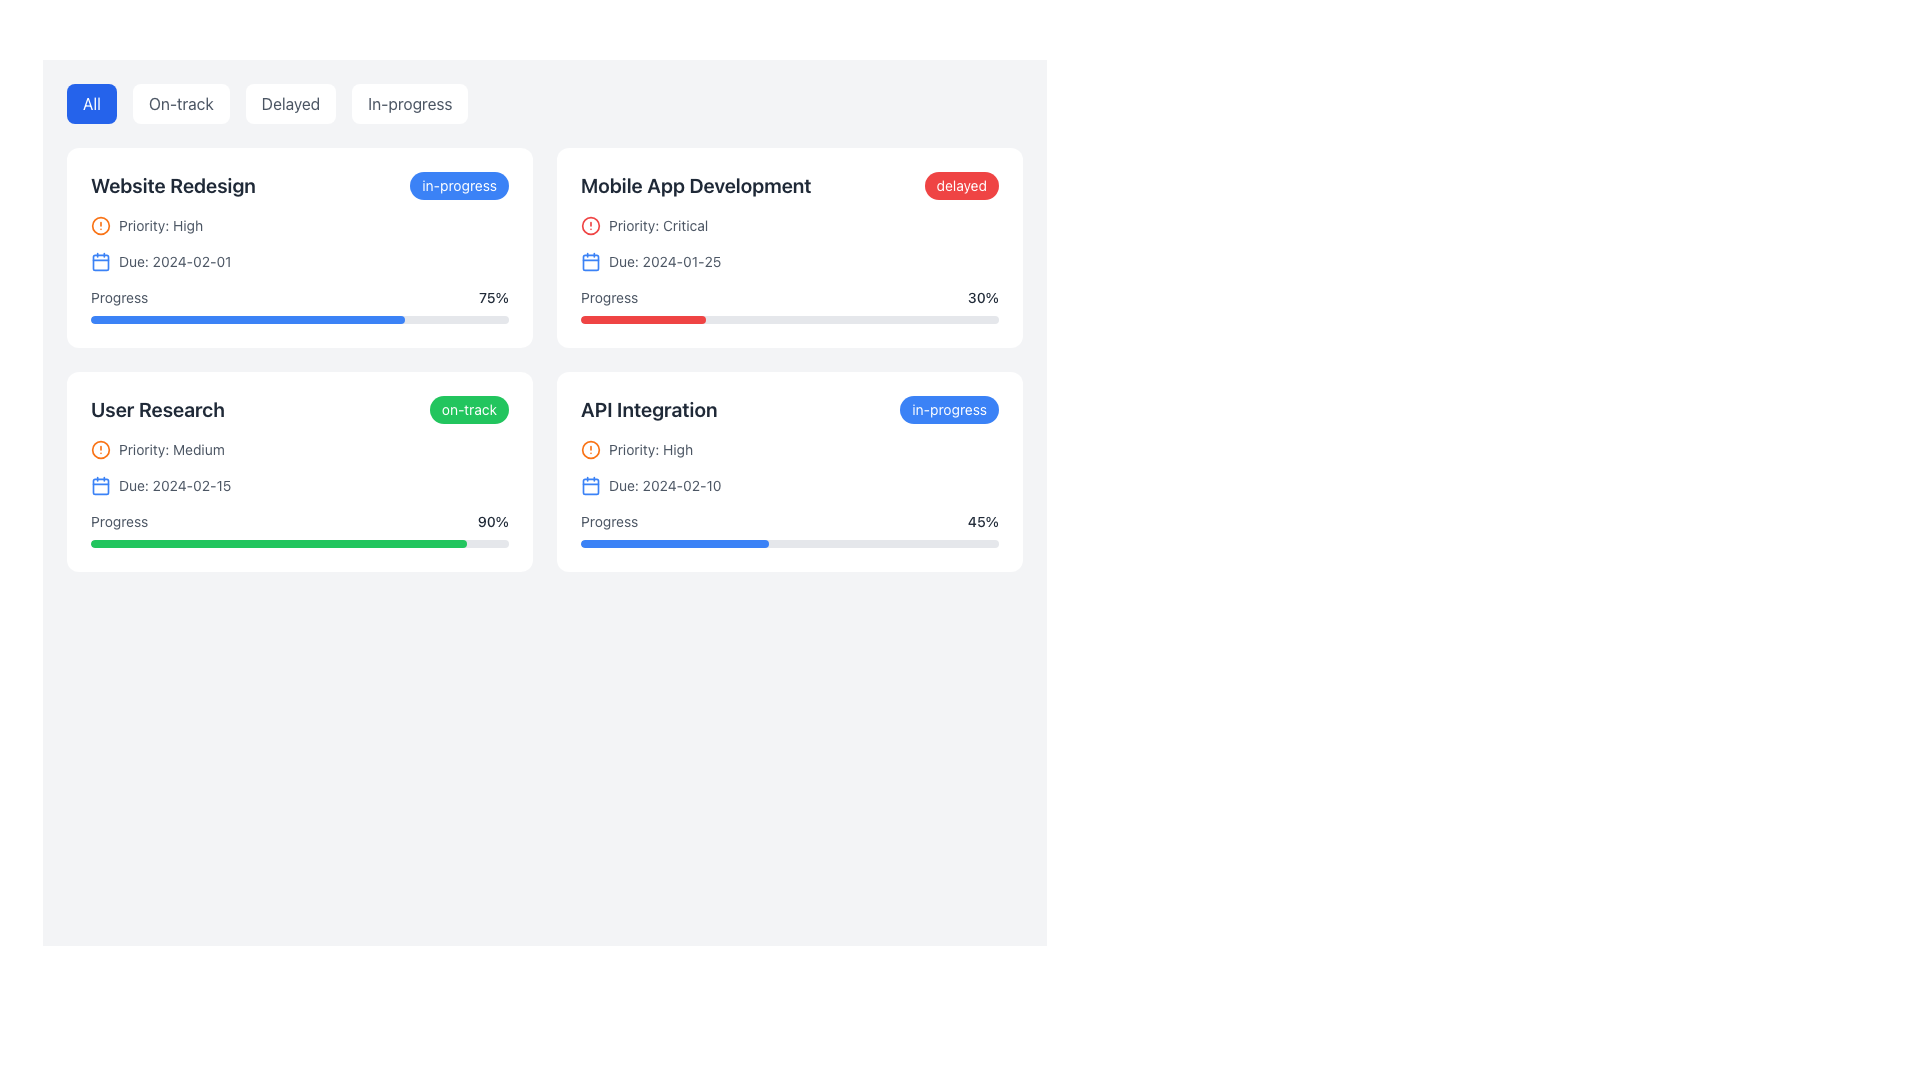 The image size is (1920, 1080). Describe the element at coordinates (789, 471) in the screenshot. I see `the rectangular card titled 'API Integration' located in the lower-right section of the grid layout, identified by its blue status tag labeled 'in-progress'` at that location.